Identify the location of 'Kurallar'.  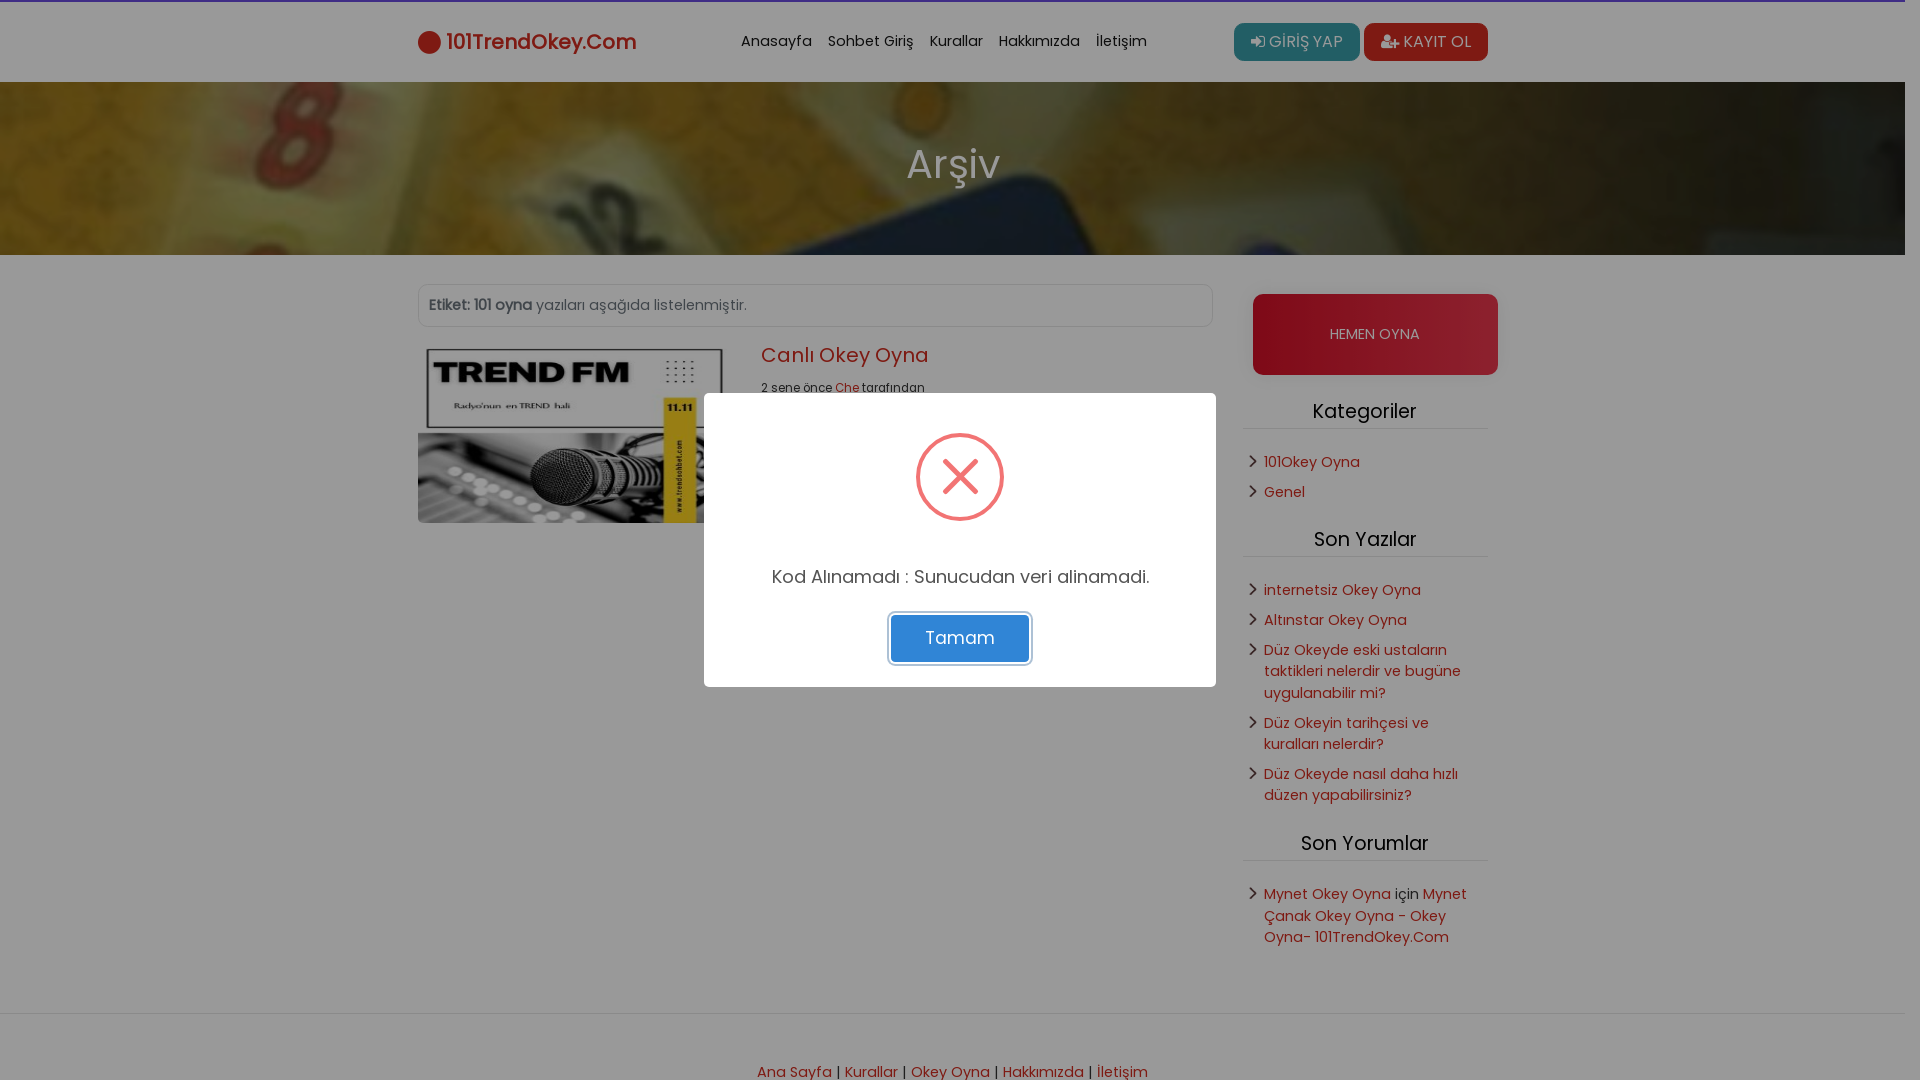
(955, 42).